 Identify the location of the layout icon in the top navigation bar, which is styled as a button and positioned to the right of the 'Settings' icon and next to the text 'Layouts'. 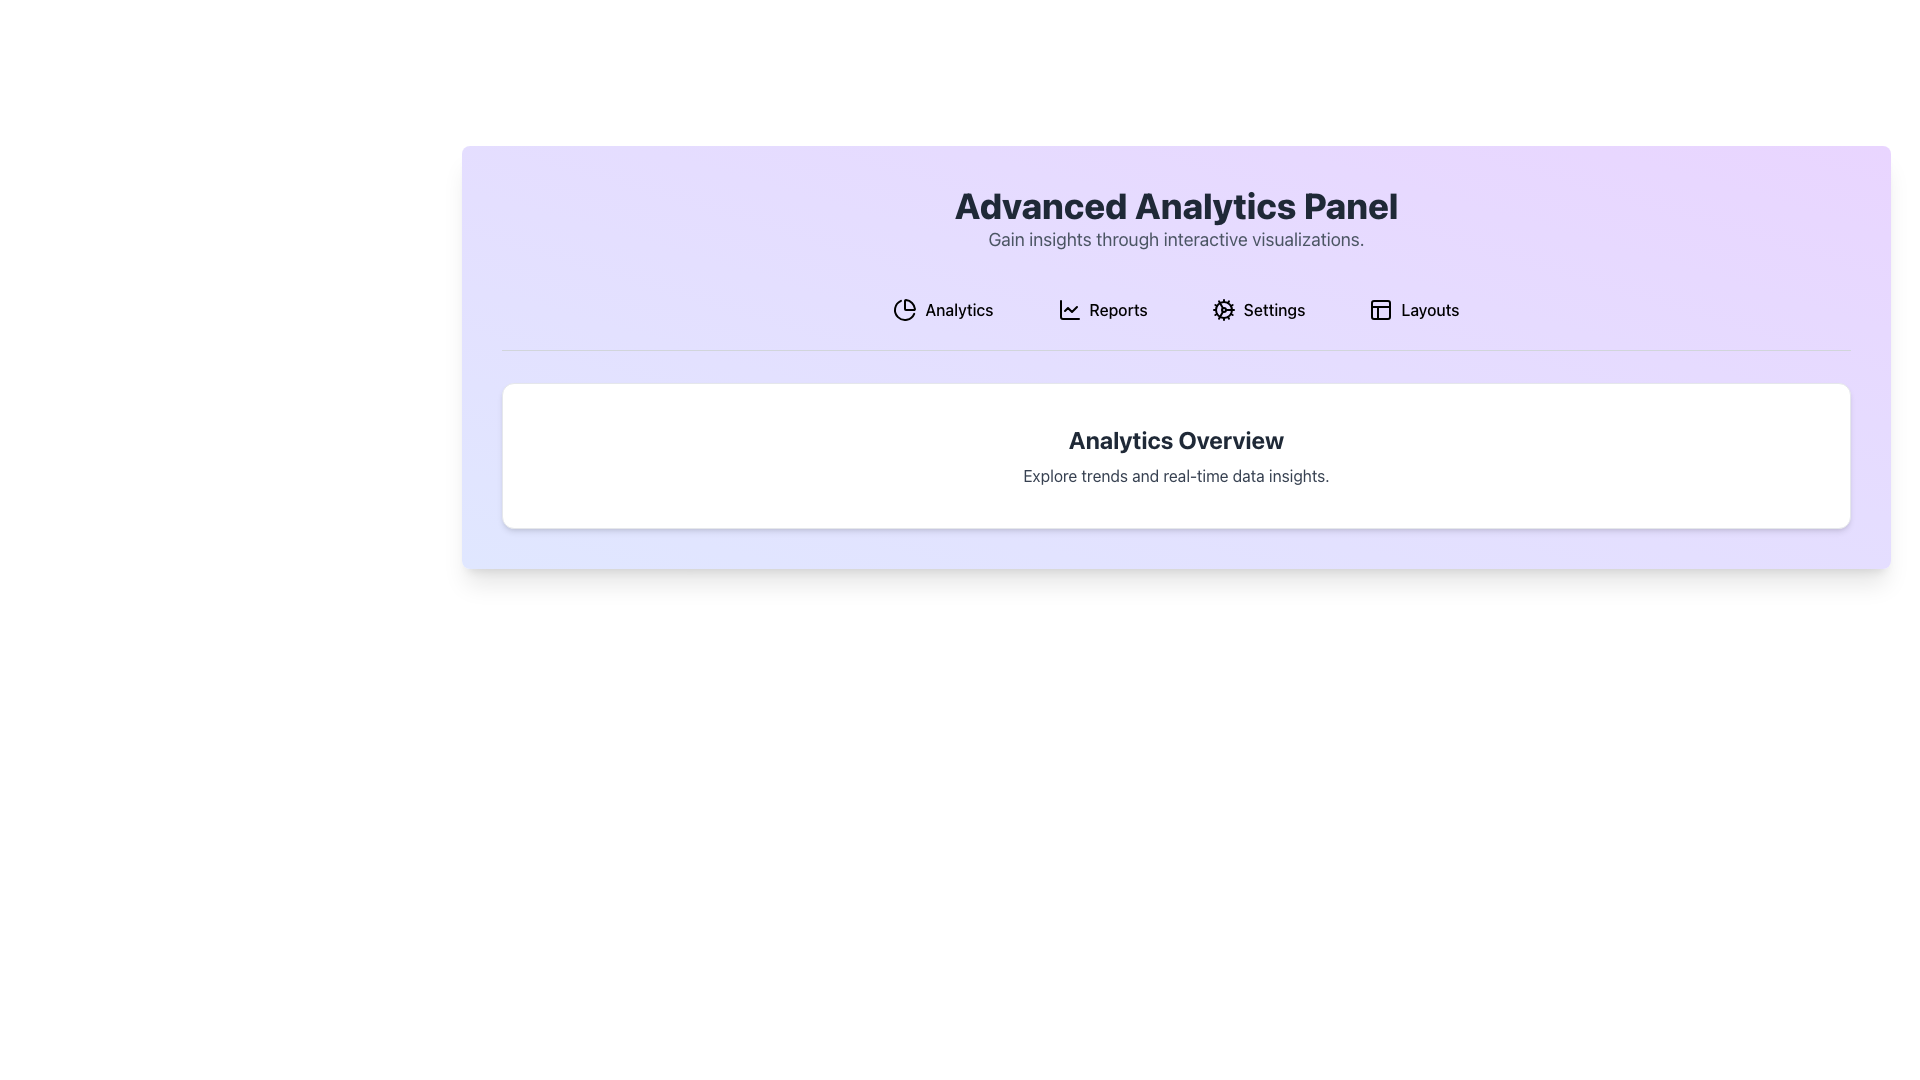
(1380, 309).